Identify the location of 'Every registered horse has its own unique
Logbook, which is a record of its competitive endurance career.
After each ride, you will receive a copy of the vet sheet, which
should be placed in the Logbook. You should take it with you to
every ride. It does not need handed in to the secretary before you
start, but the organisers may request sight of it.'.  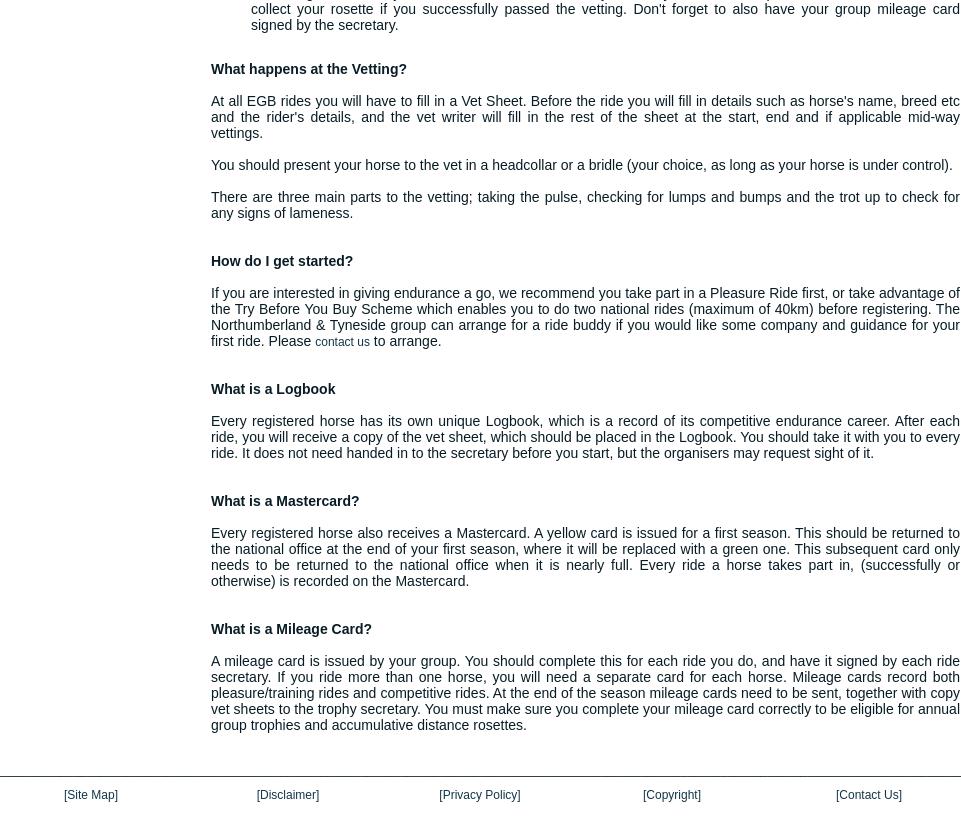
(584, 435).